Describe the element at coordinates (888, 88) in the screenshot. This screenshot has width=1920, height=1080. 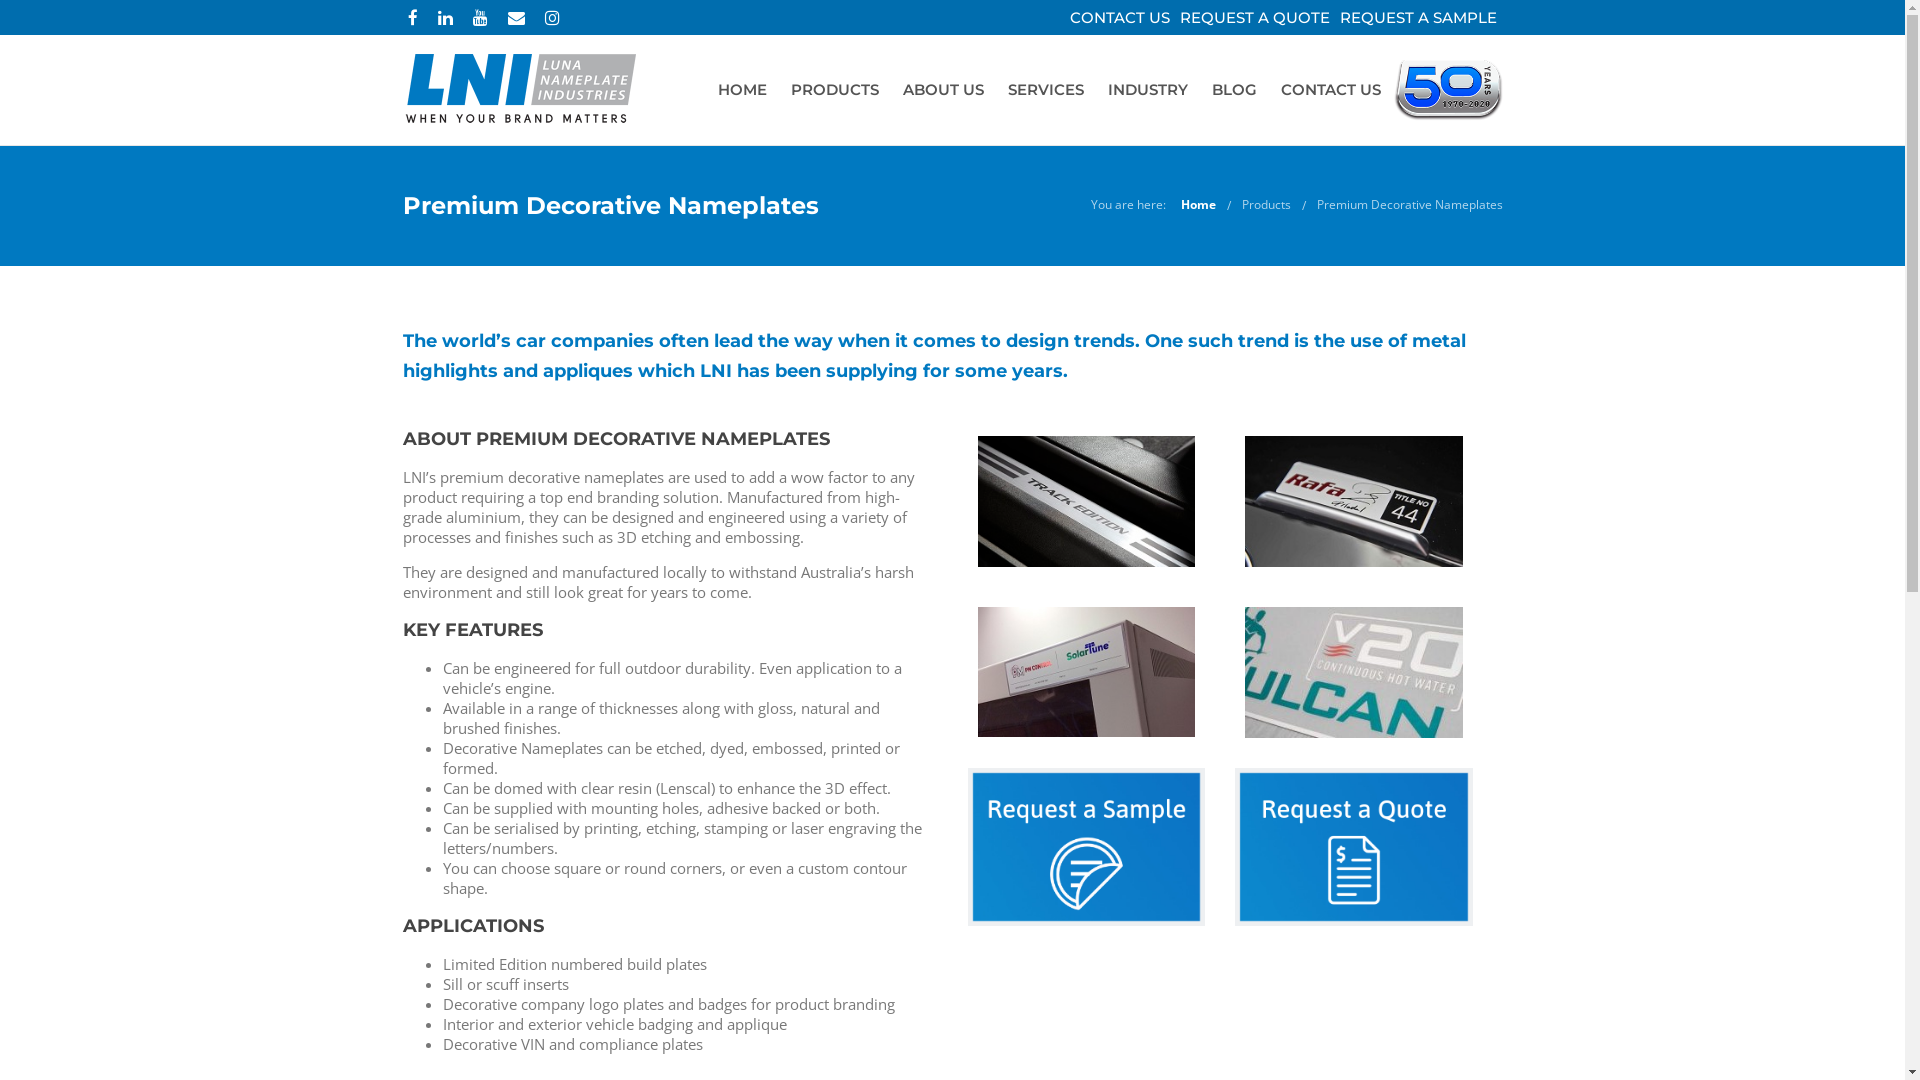
I see `'ABOUT US'` at that location.